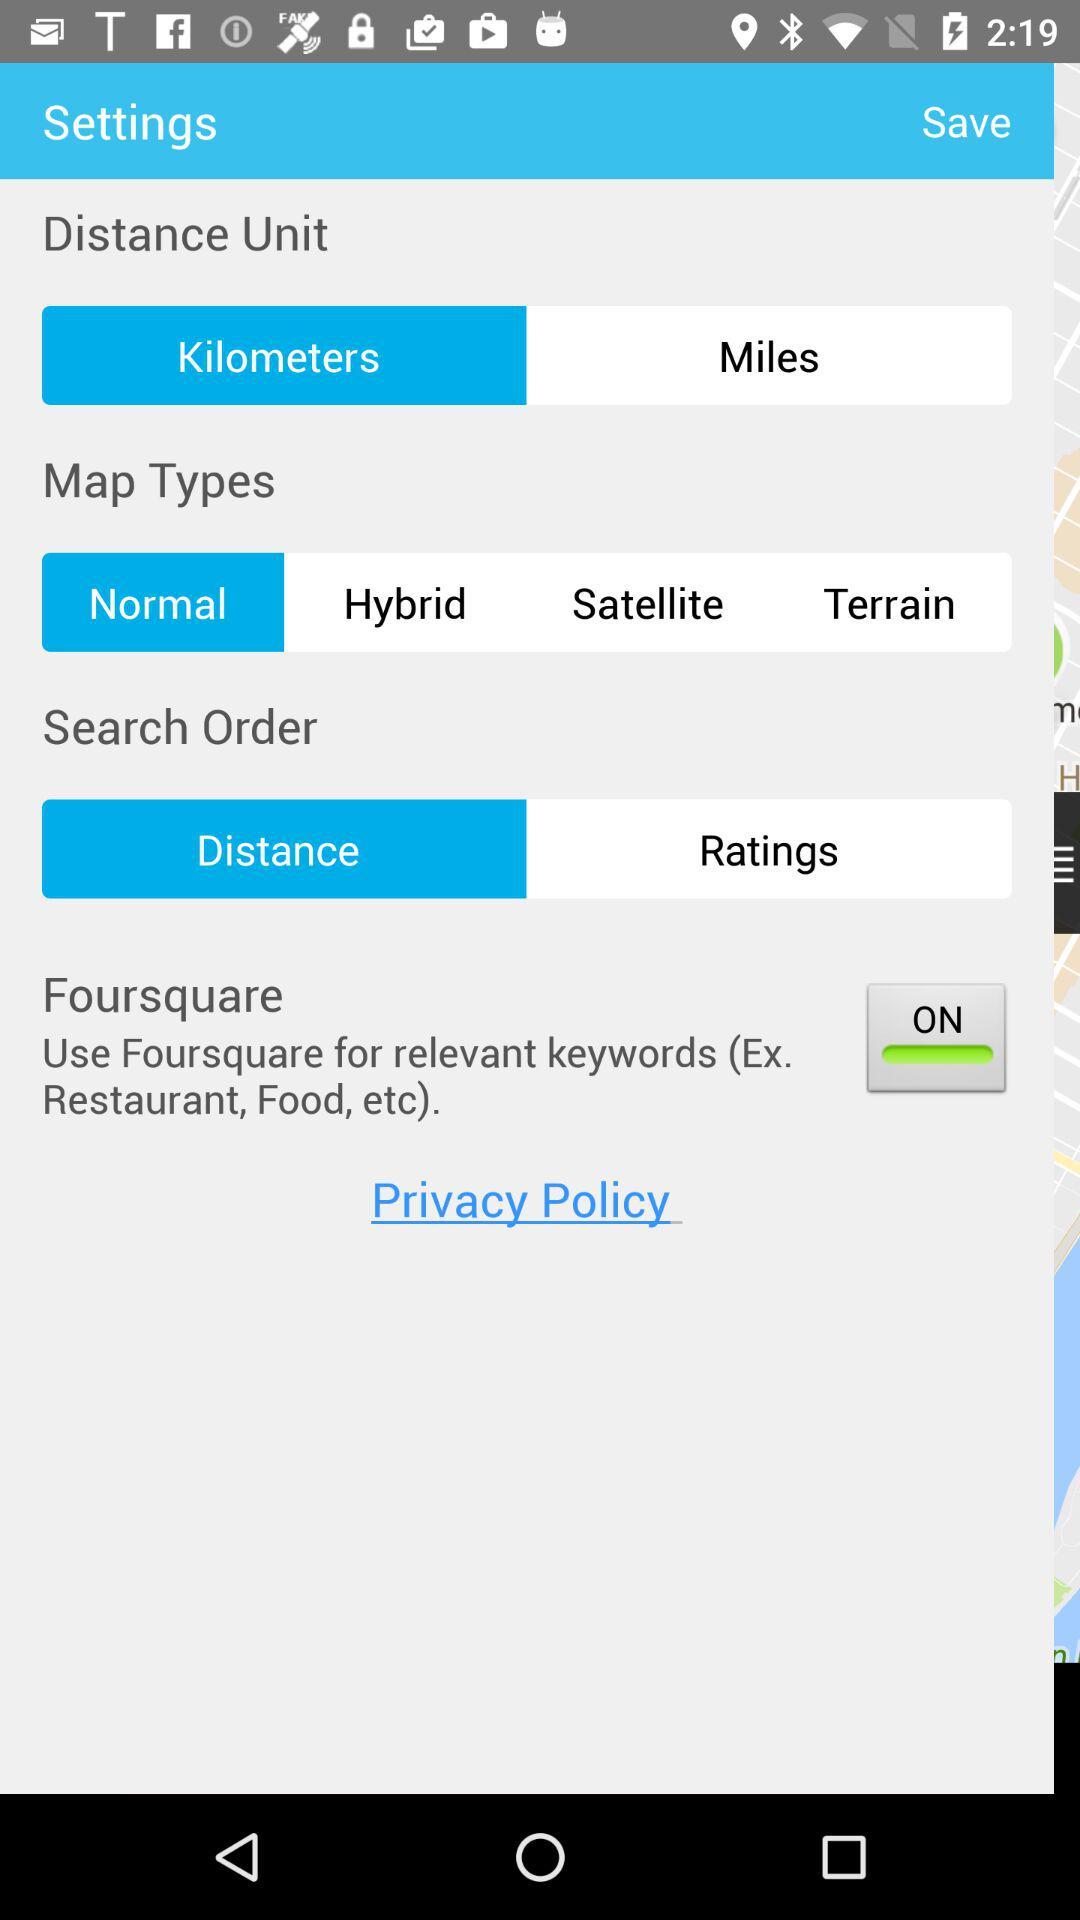 This screenshot has height=1920, width=1080. I want to click on the save, so click(986, 119).